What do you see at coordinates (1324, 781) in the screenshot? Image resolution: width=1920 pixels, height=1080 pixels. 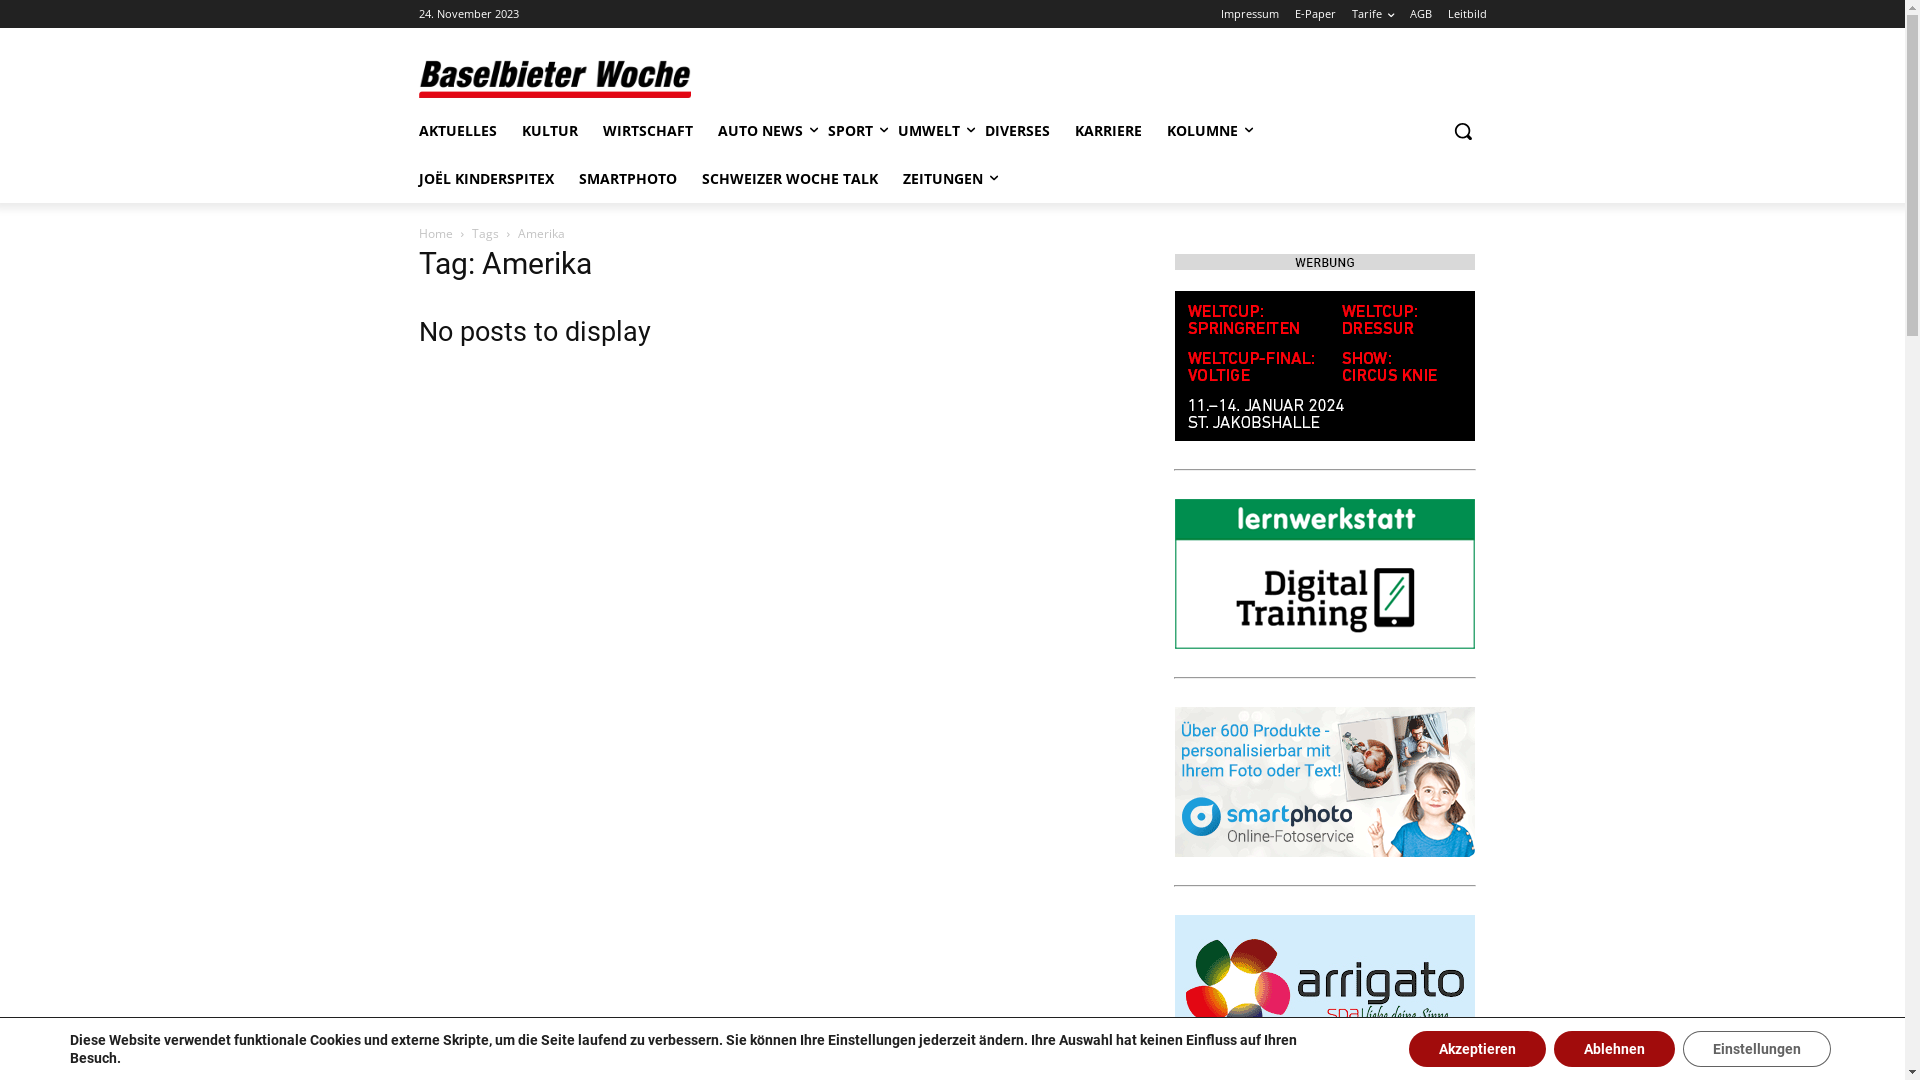 I see `'smartphoto'` at bounding box center [1324, 781].